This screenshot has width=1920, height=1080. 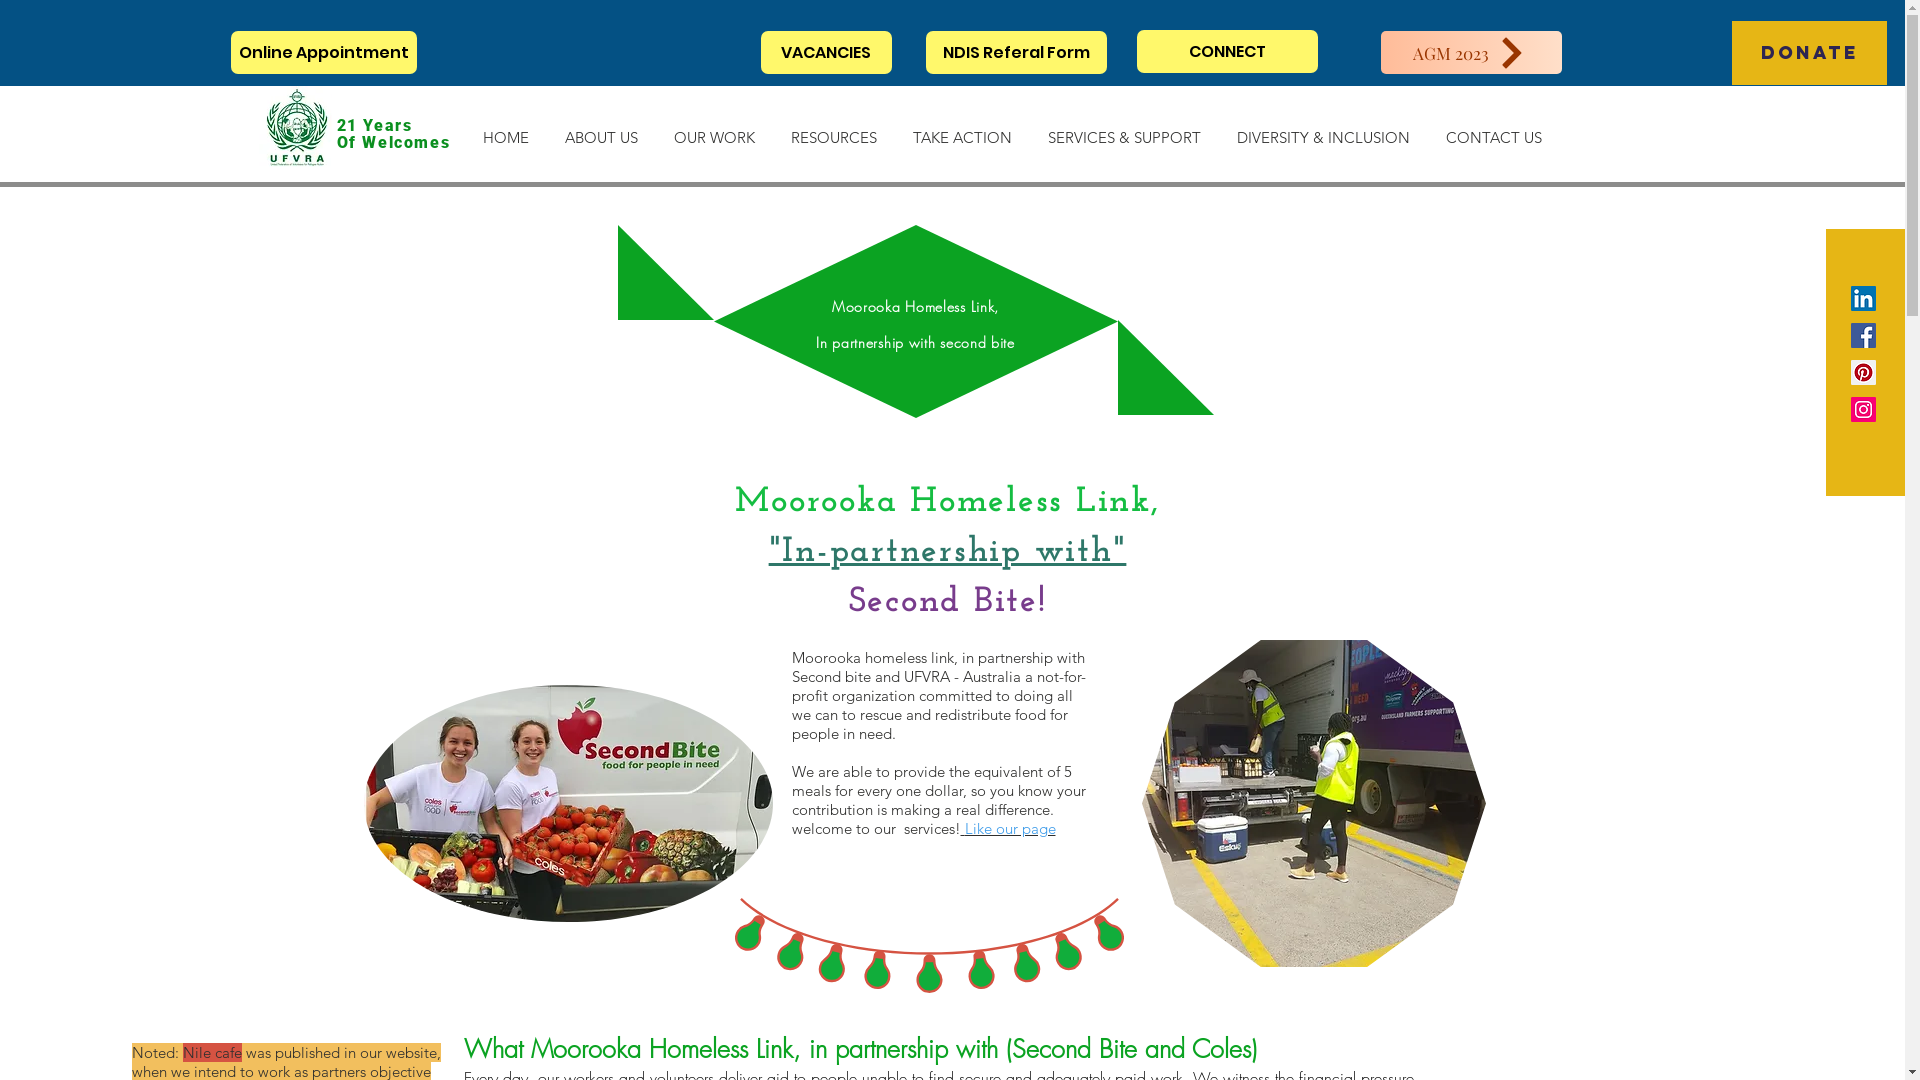 What do you see at coordinates (1225, 50) in the screenshot?
I see `'CONNECT'` at bounding box center [1225, 50].